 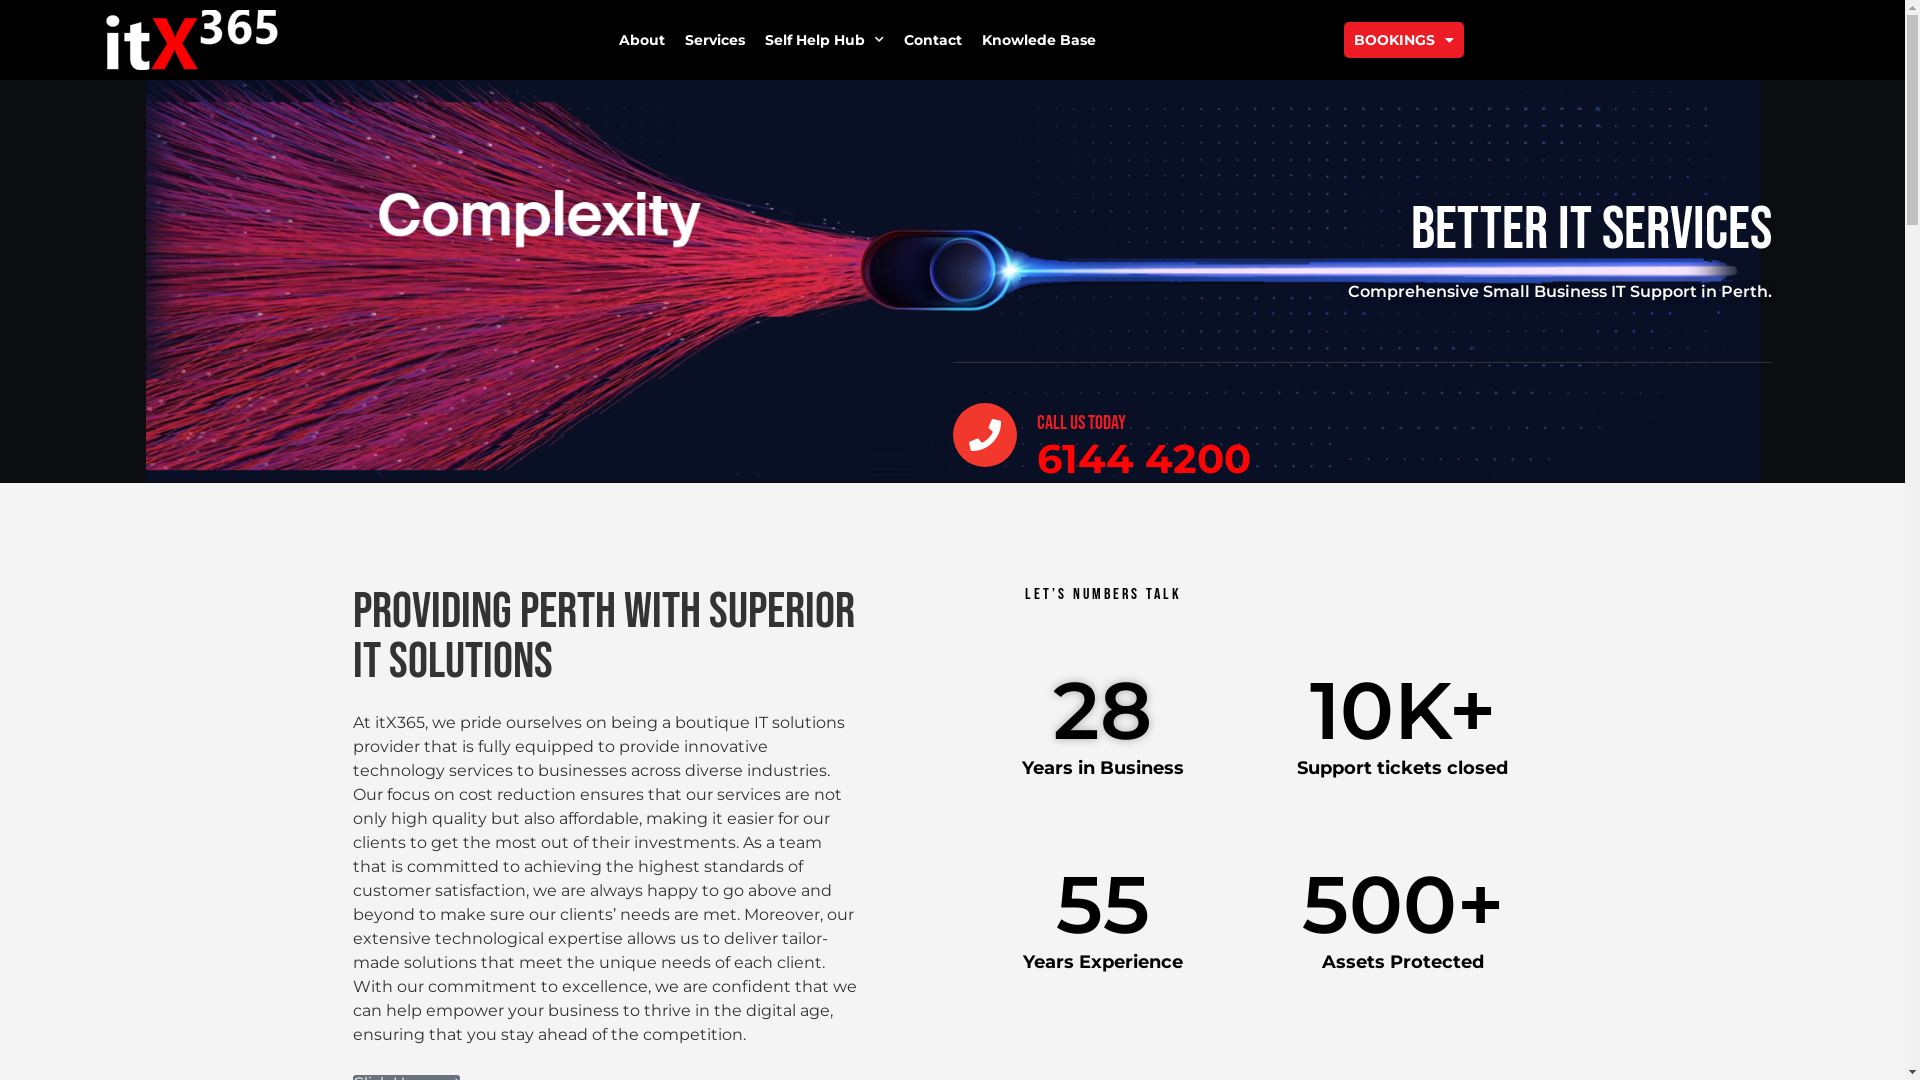 What do you see at coordinates (931, 39) in the screenshot?
I see `'Contact'` at bounding box center [931, 39].